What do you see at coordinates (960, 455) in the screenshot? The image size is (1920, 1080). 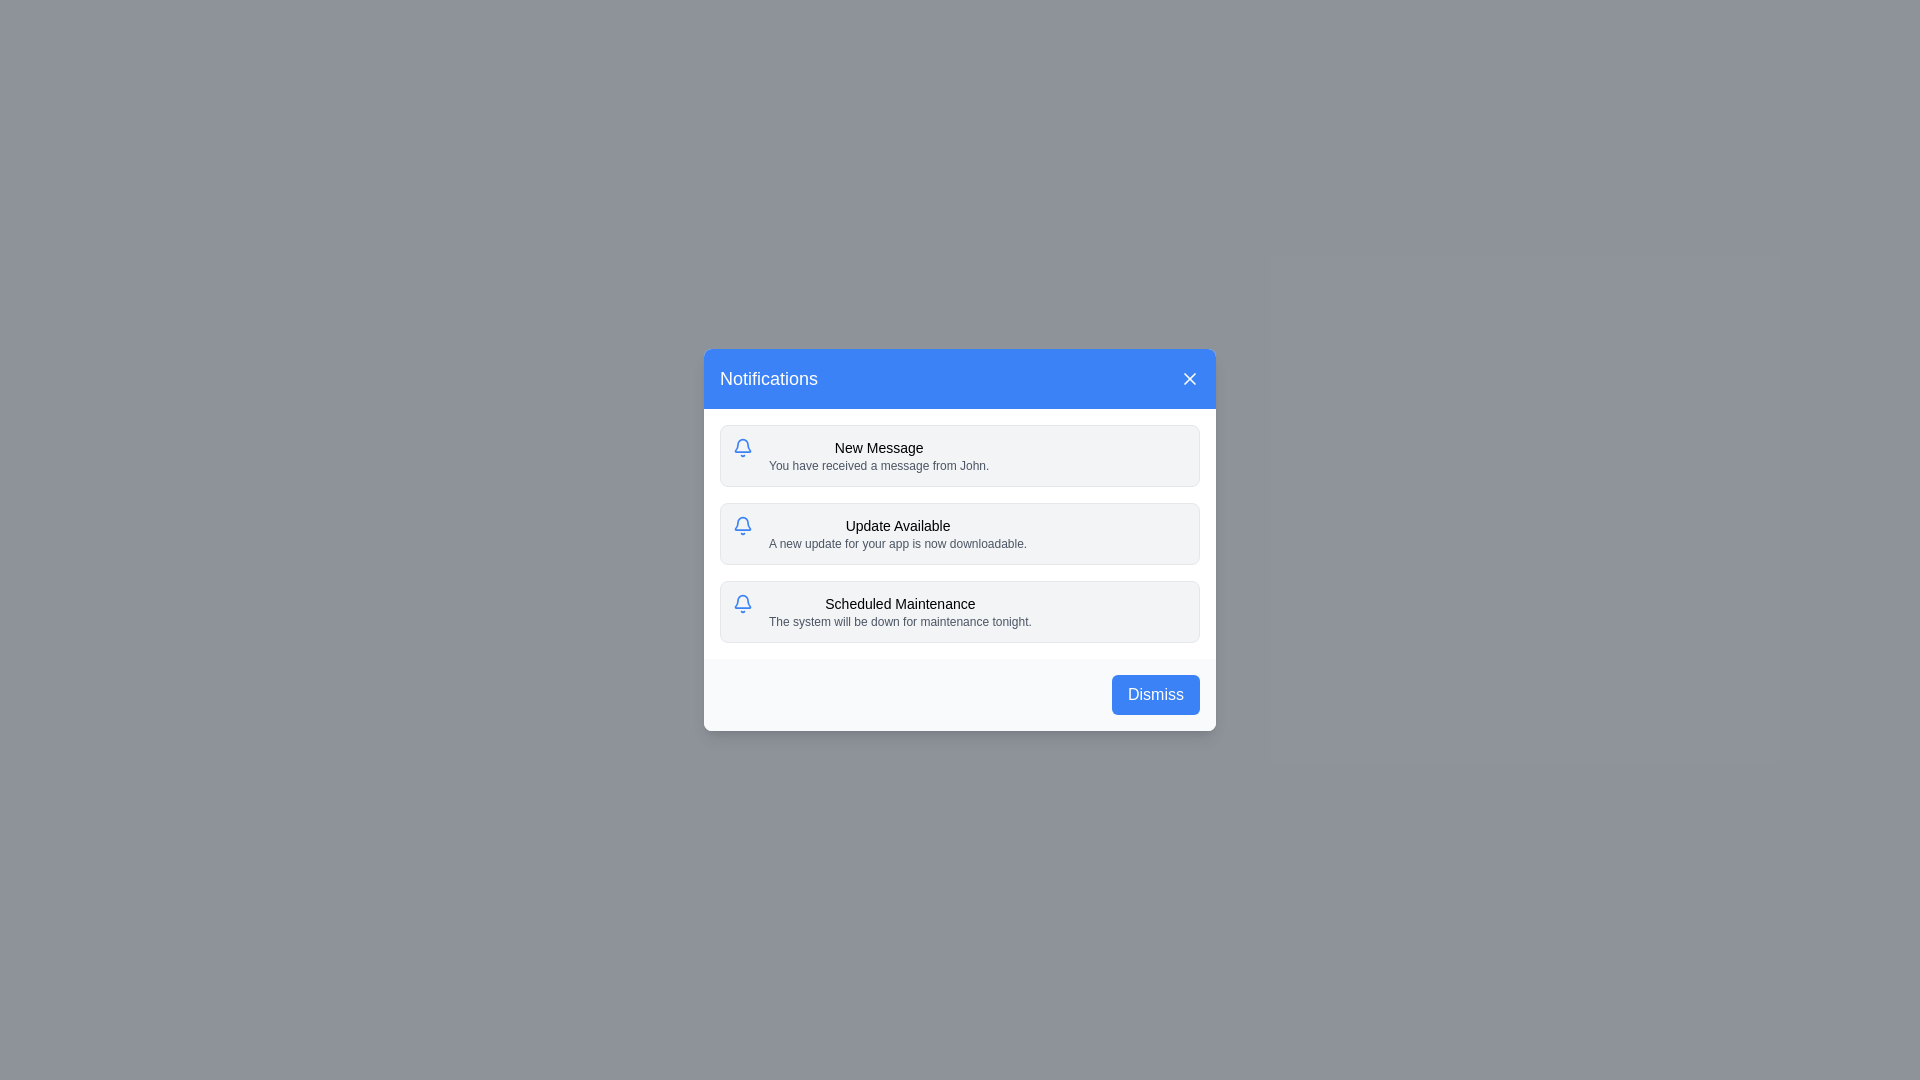 I see `the Notification card displaying a blue bell icon and the text 'New Message' at the top, which is the topmost card in the Notifications modal` at bounding box center [960, 455].